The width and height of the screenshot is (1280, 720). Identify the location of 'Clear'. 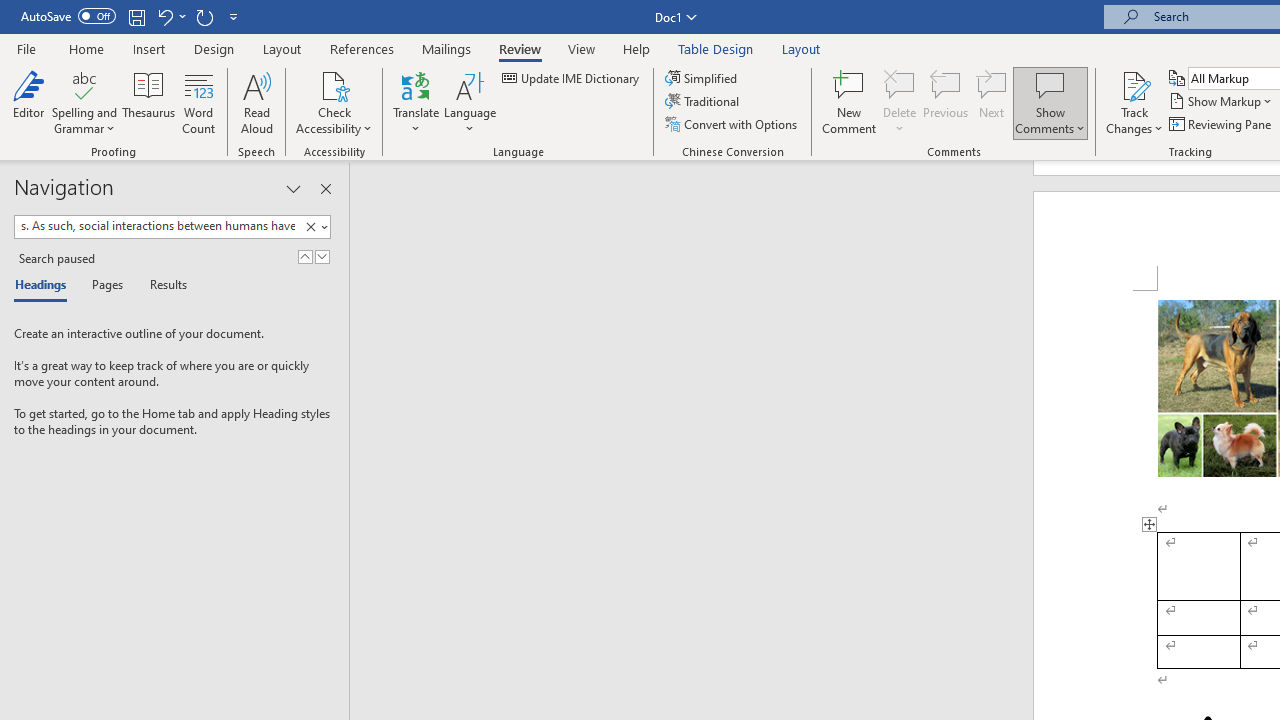
(313, 226).